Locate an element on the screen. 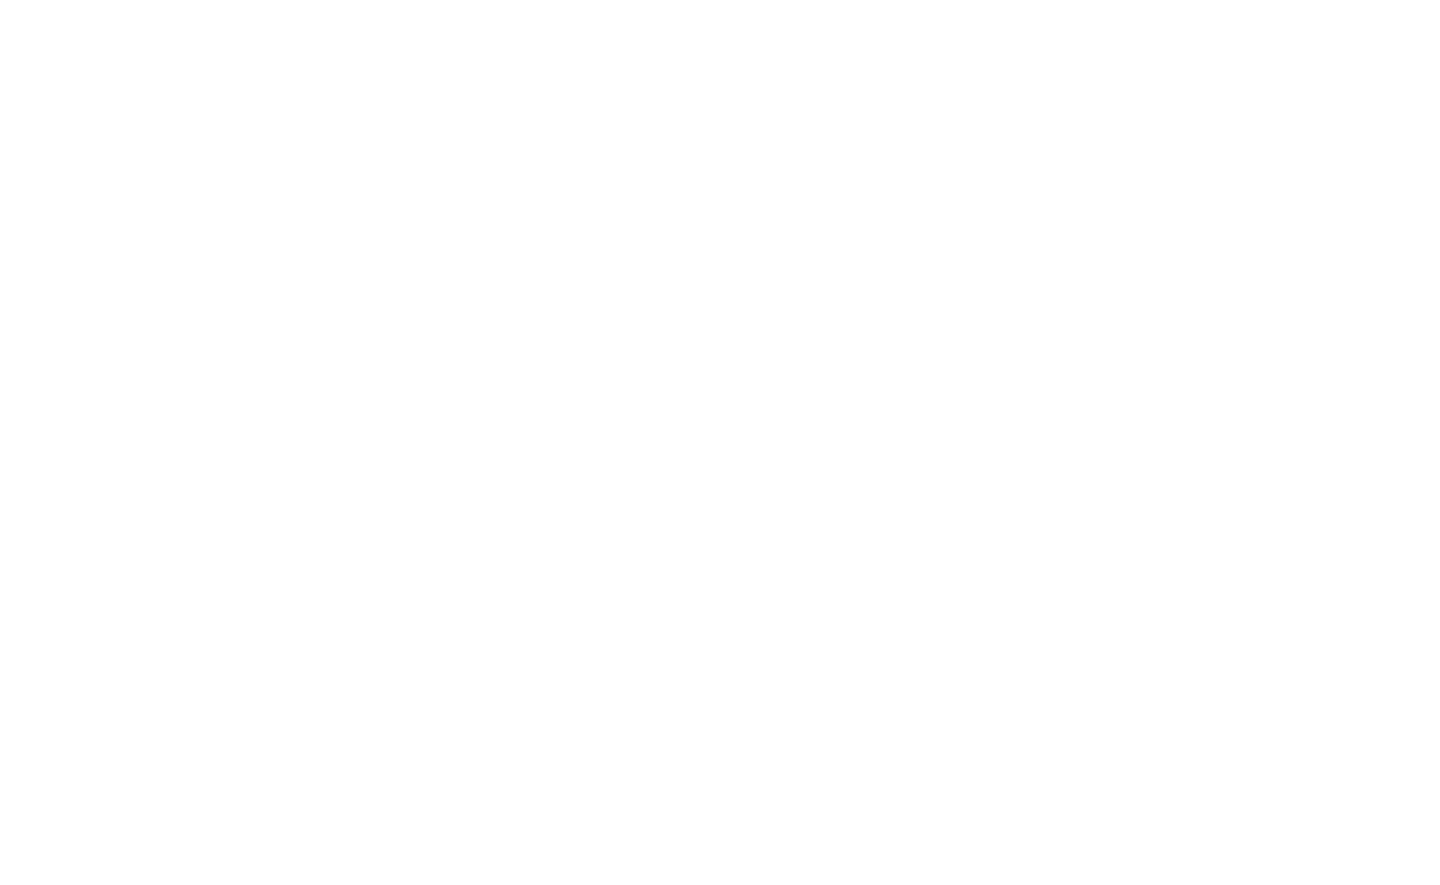 The image size is (1440, 885). 'Nov 10, 2023' is located at coordinates (237, 808).